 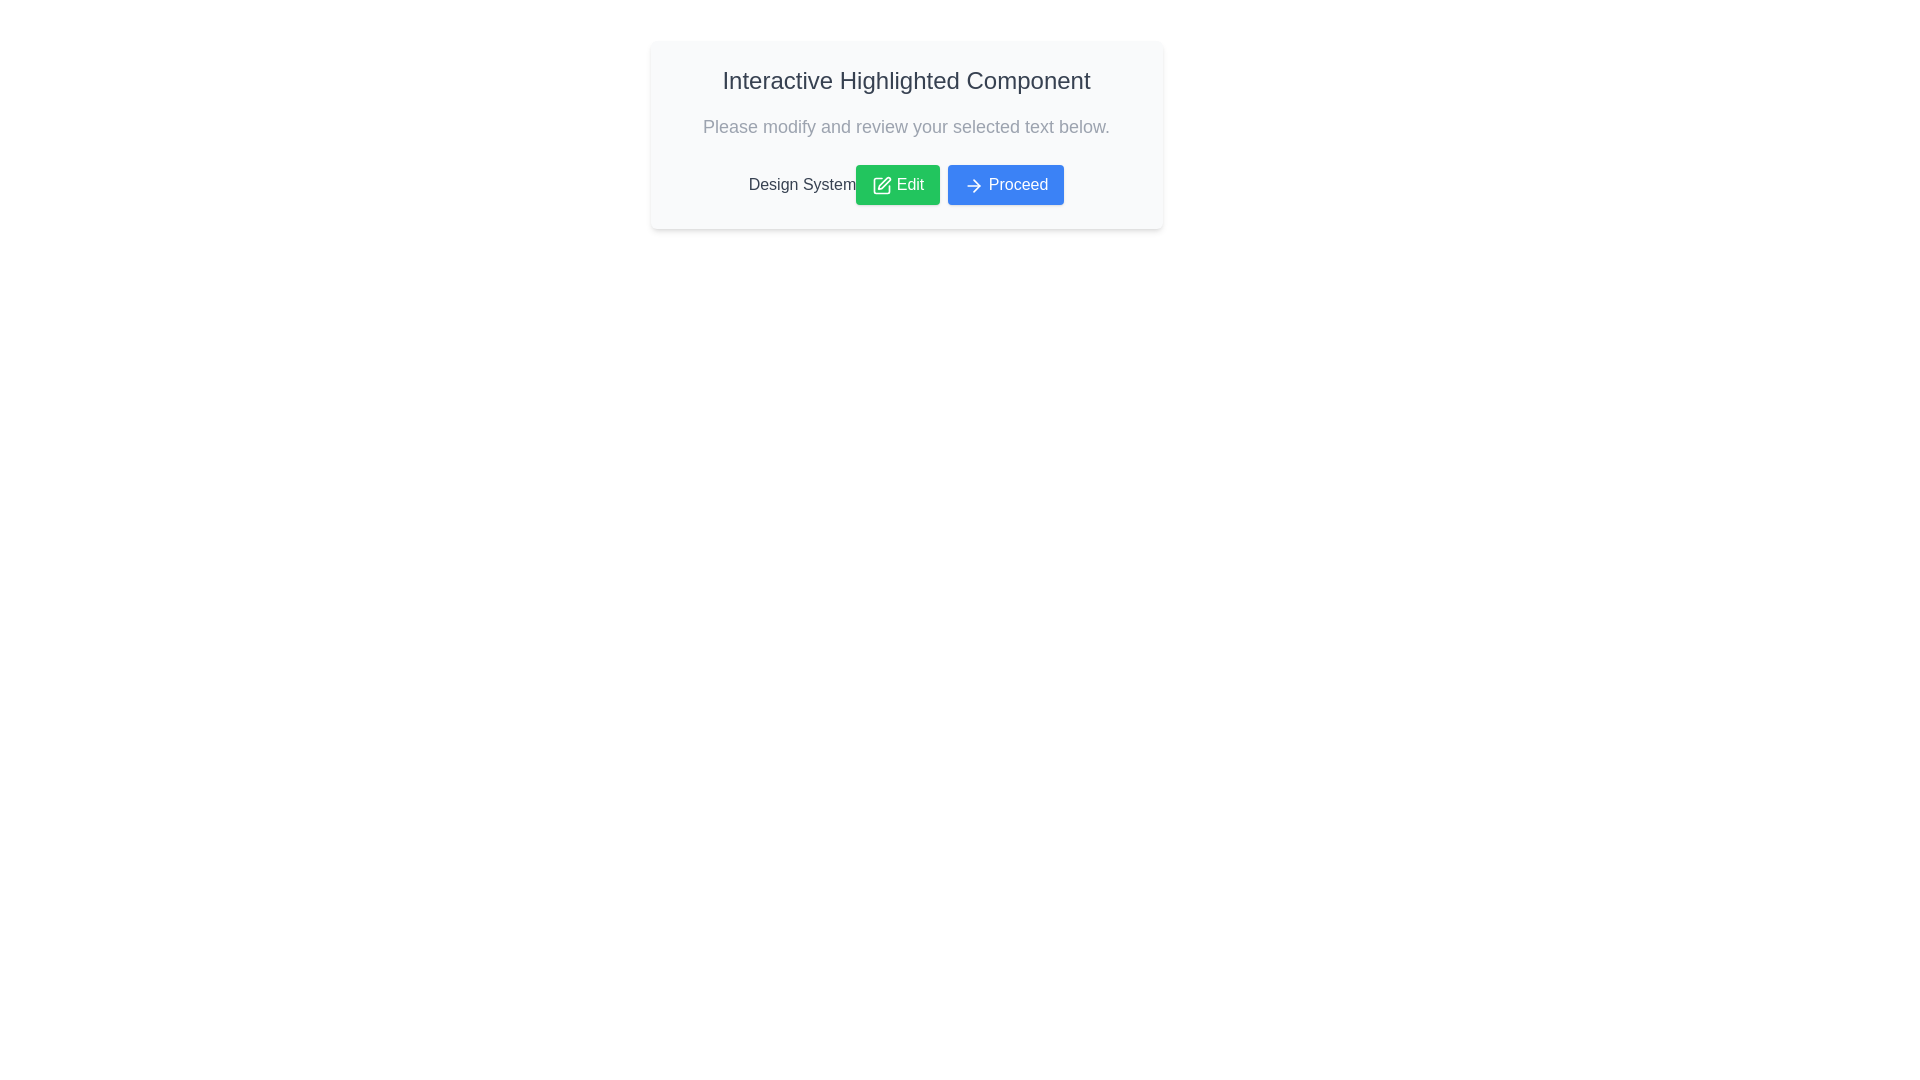 I want to click on the pen icon element within the green 'Edit' button in the SVG graphical component, so click(x=883, y=183).